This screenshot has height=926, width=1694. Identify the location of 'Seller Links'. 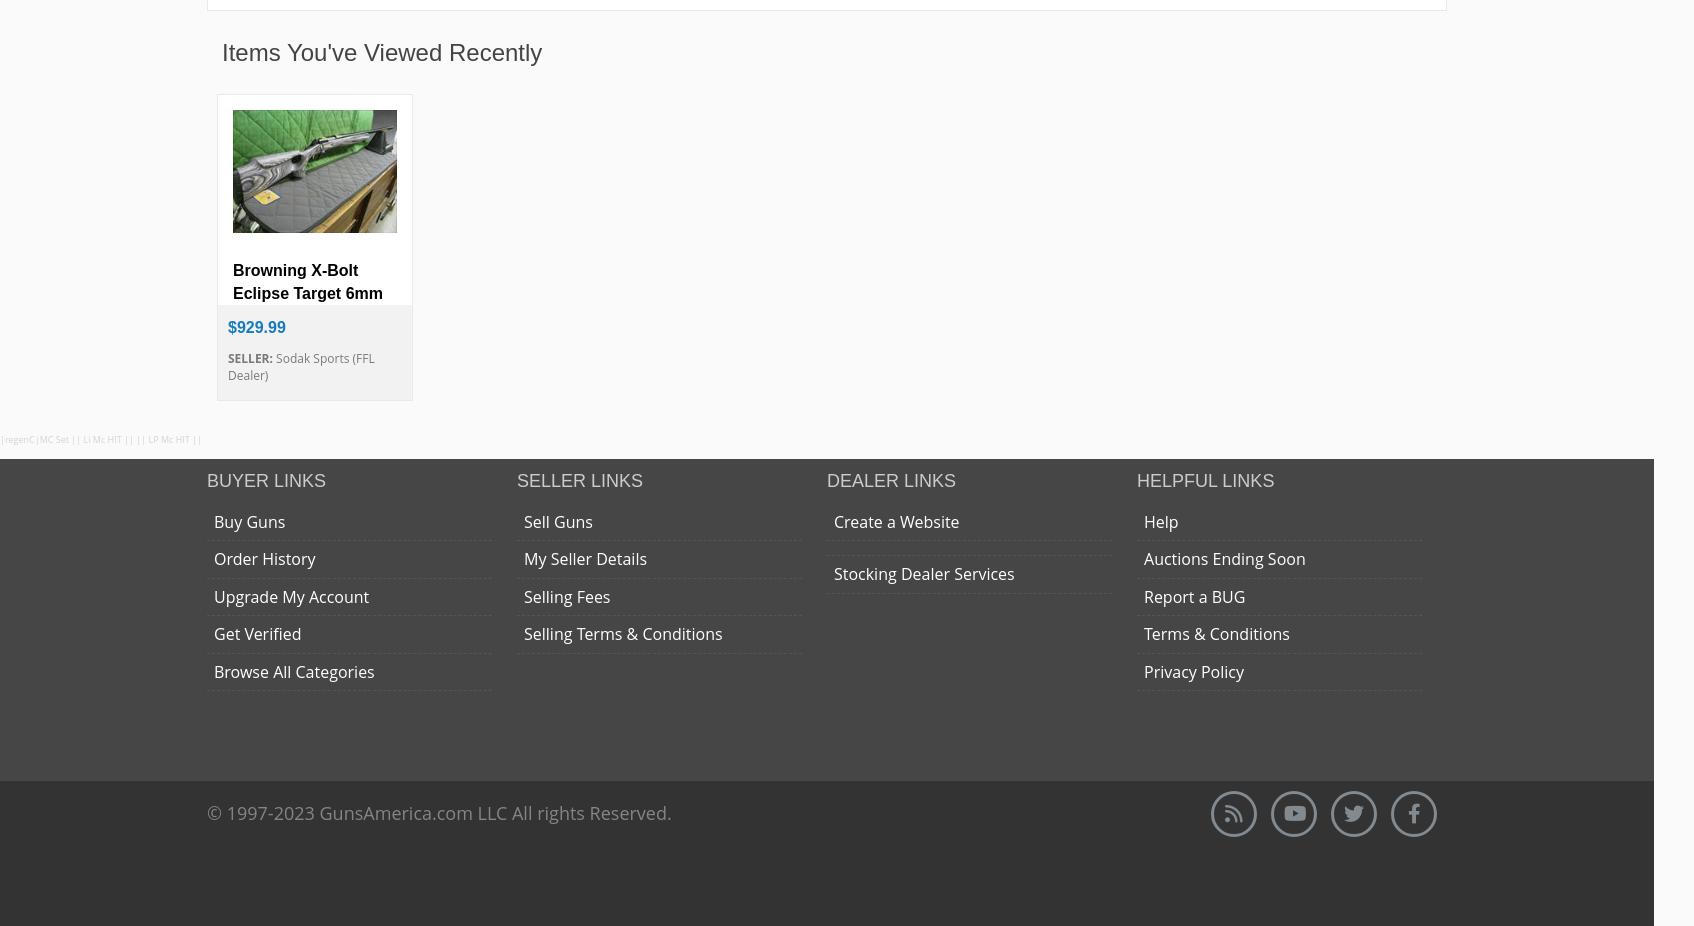
(516, 479).